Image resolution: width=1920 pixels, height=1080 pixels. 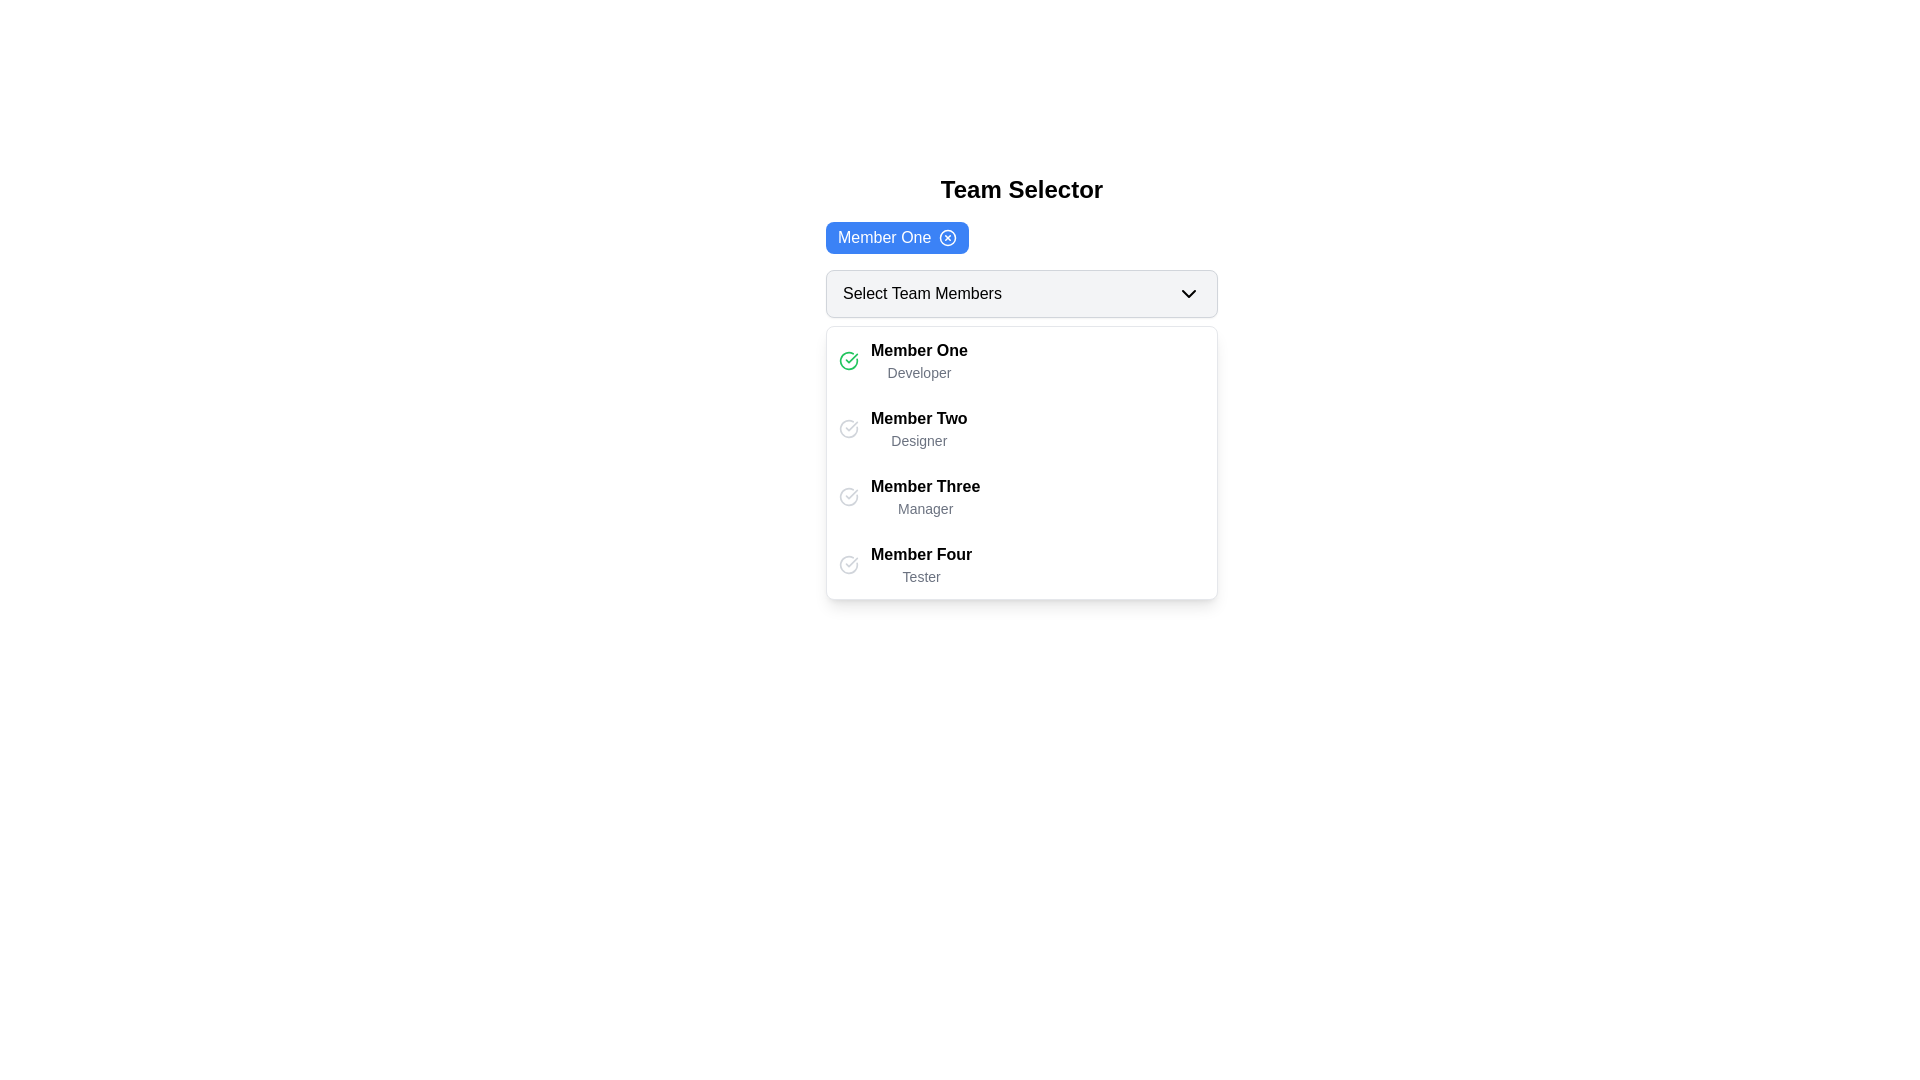 I want to click on the blue circular icon button with a white 'X' symbol, so click(x=947, y=237).